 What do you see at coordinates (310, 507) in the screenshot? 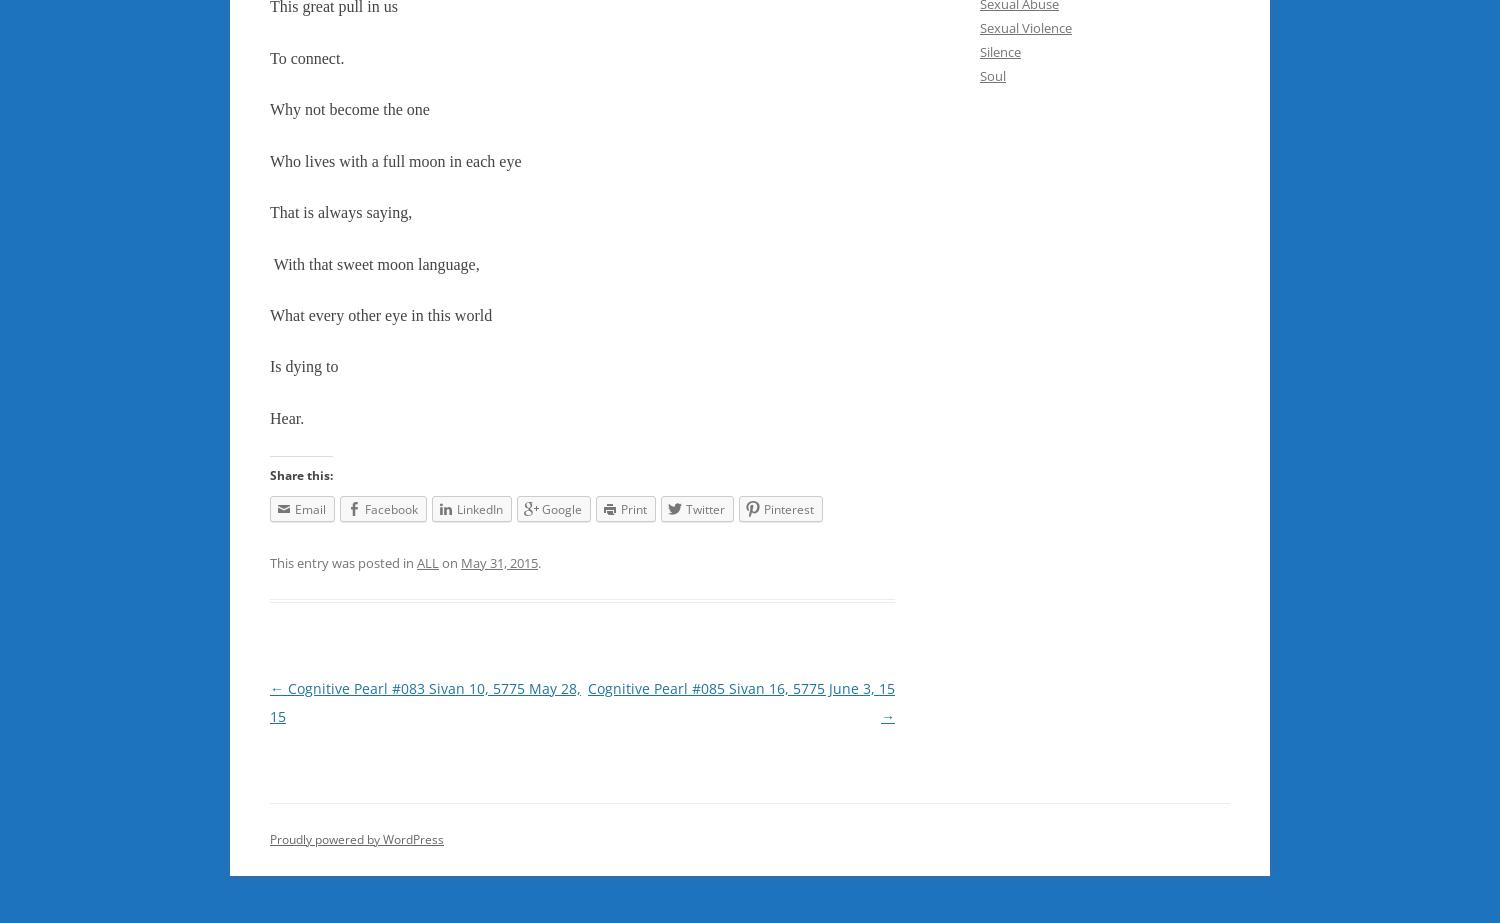
I see `'Email'` at bounding box center [310, 507].